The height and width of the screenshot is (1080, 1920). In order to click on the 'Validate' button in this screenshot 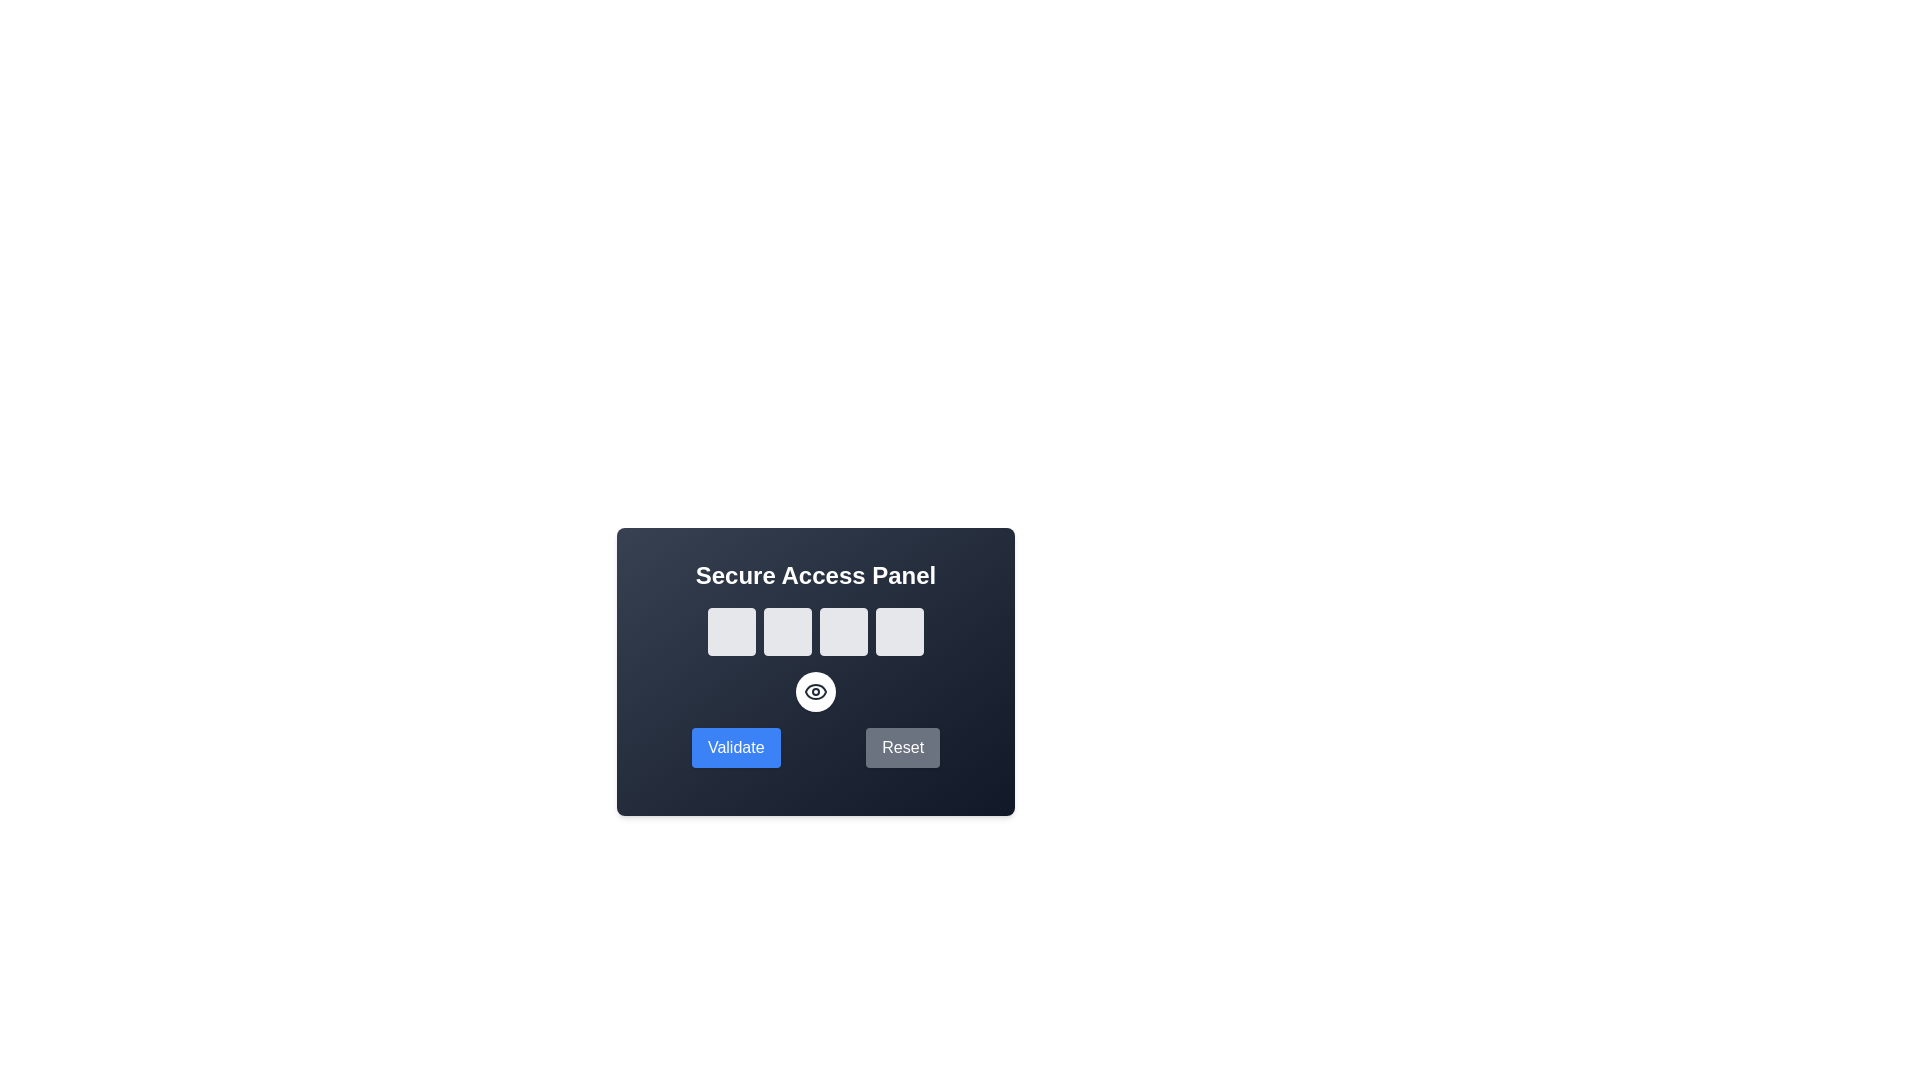, I will do `click(735, 748)`.